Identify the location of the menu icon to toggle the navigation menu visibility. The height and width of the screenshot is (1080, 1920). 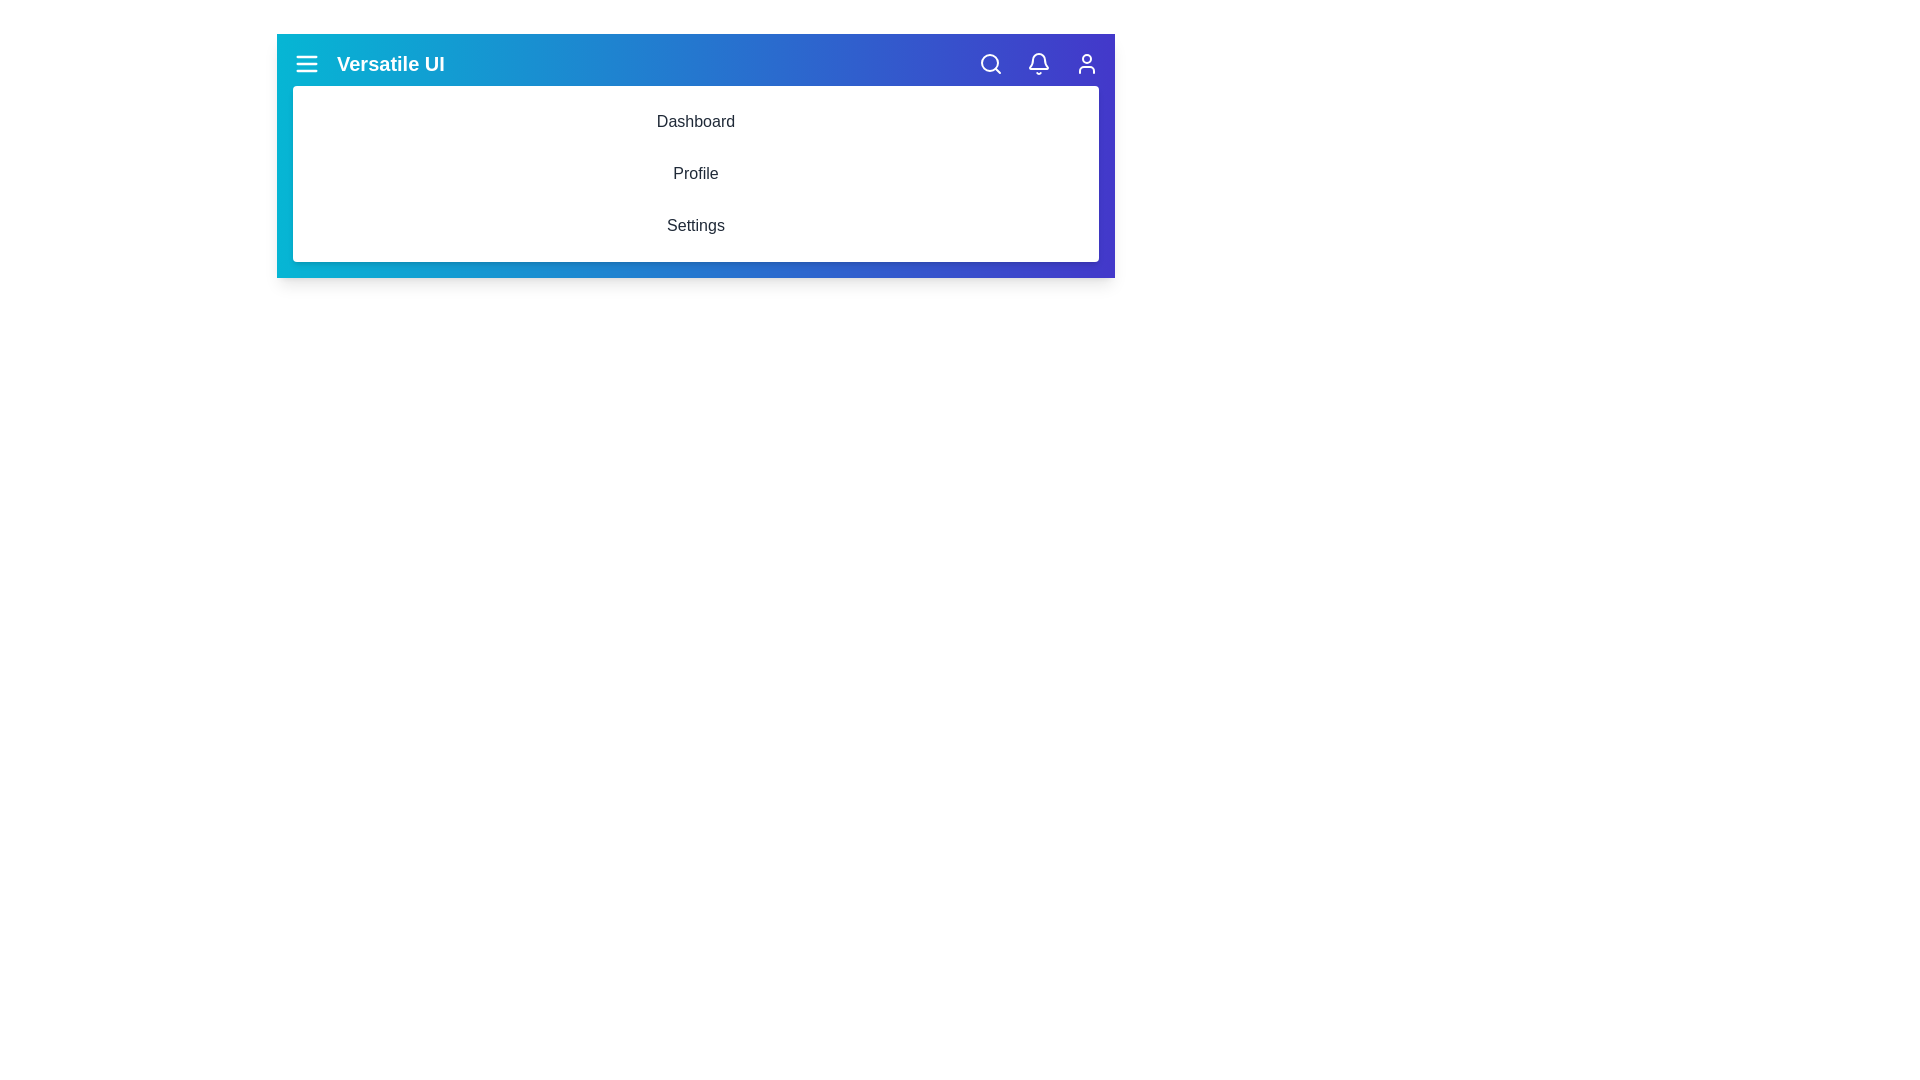
(306, 63).